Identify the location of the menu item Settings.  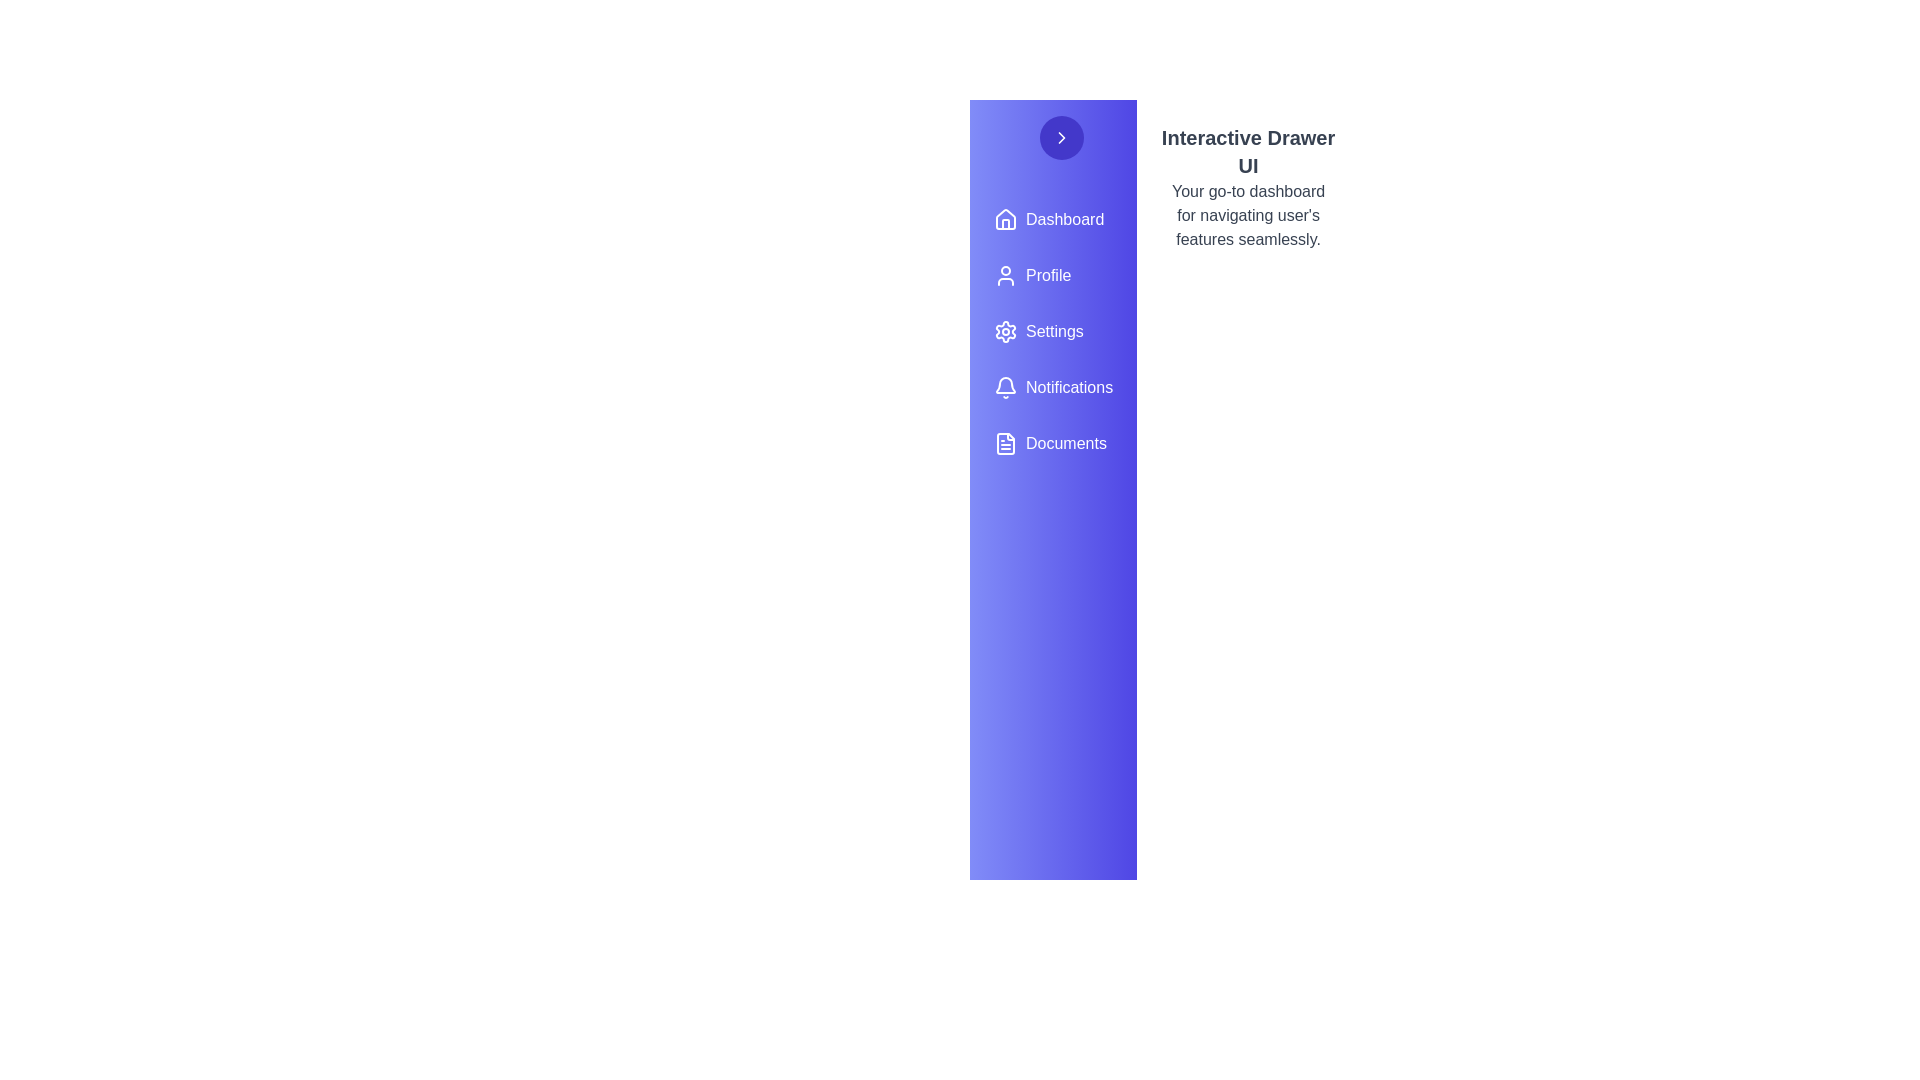
(1052, 330).